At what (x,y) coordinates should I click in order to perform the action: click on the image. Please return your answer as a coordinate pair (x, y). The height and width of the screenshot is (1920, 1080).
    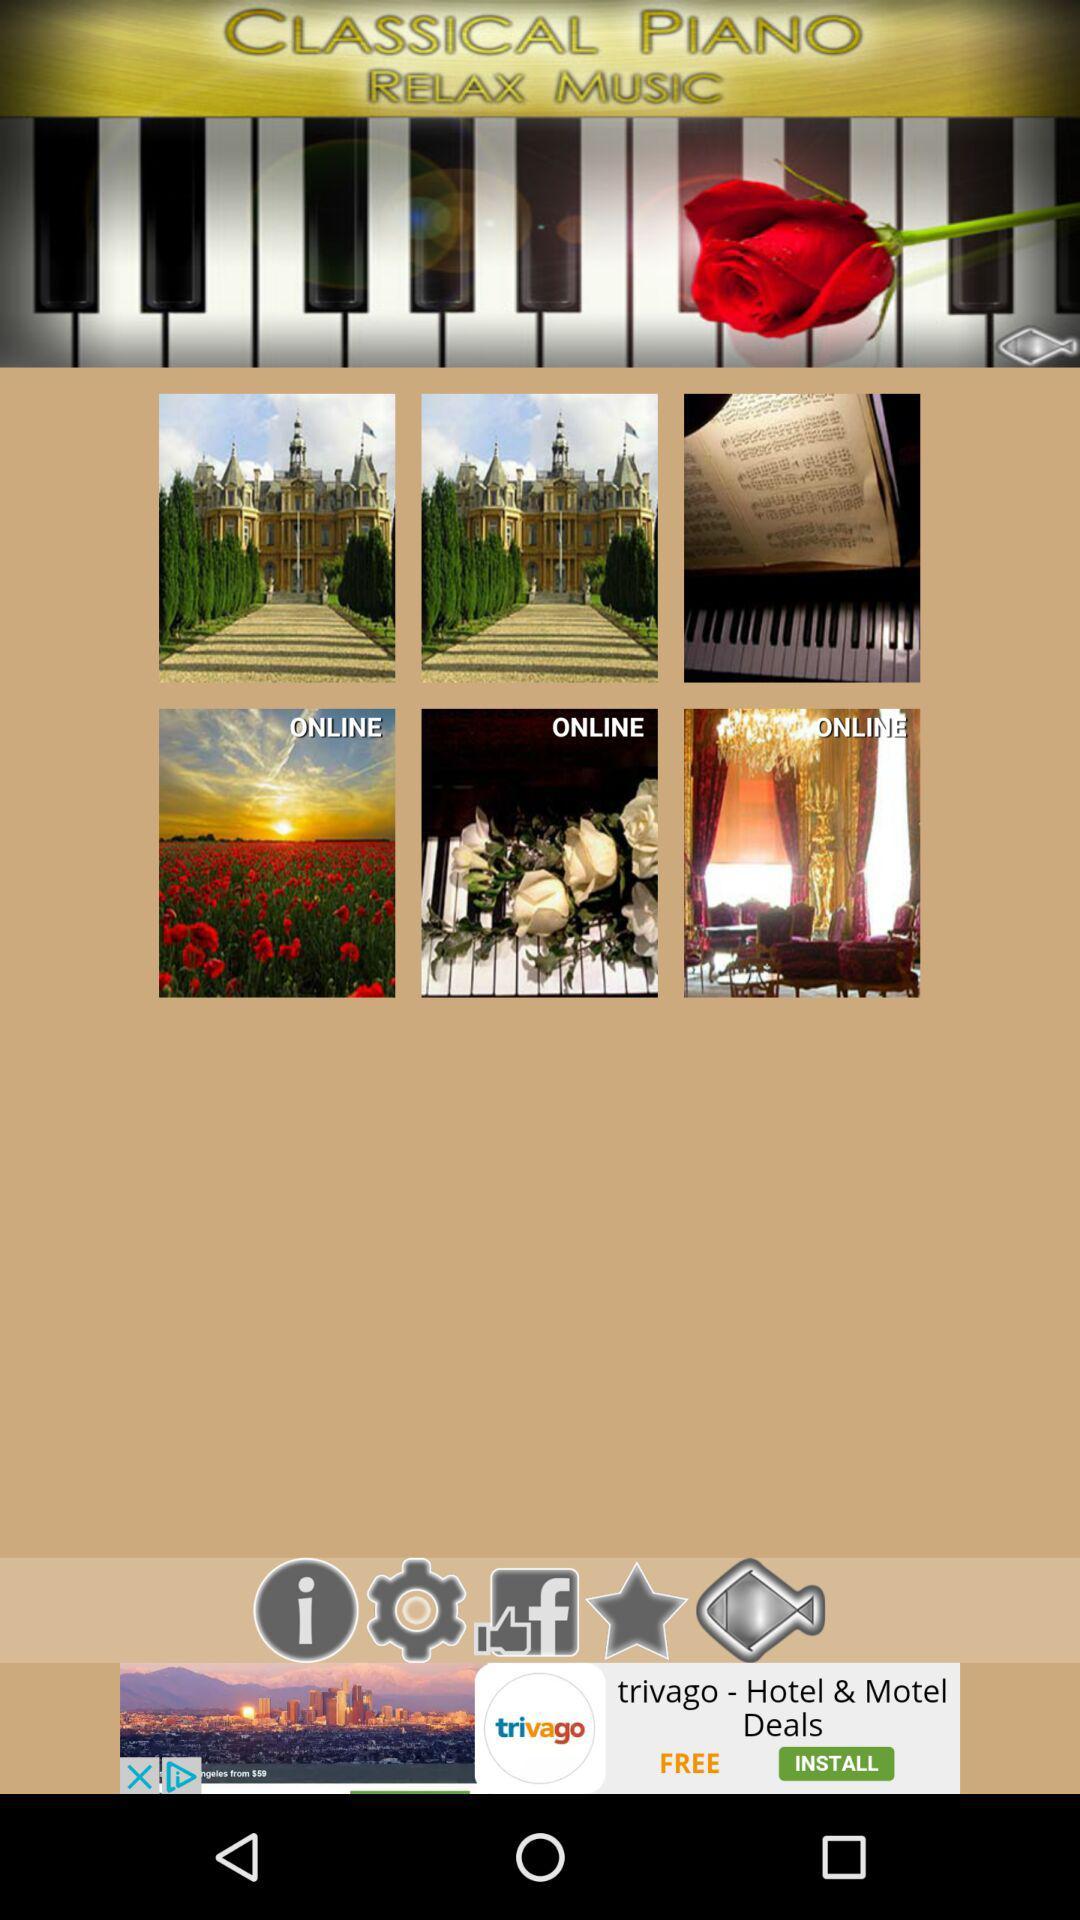
    Looking at the image, I should click on (277, 538).